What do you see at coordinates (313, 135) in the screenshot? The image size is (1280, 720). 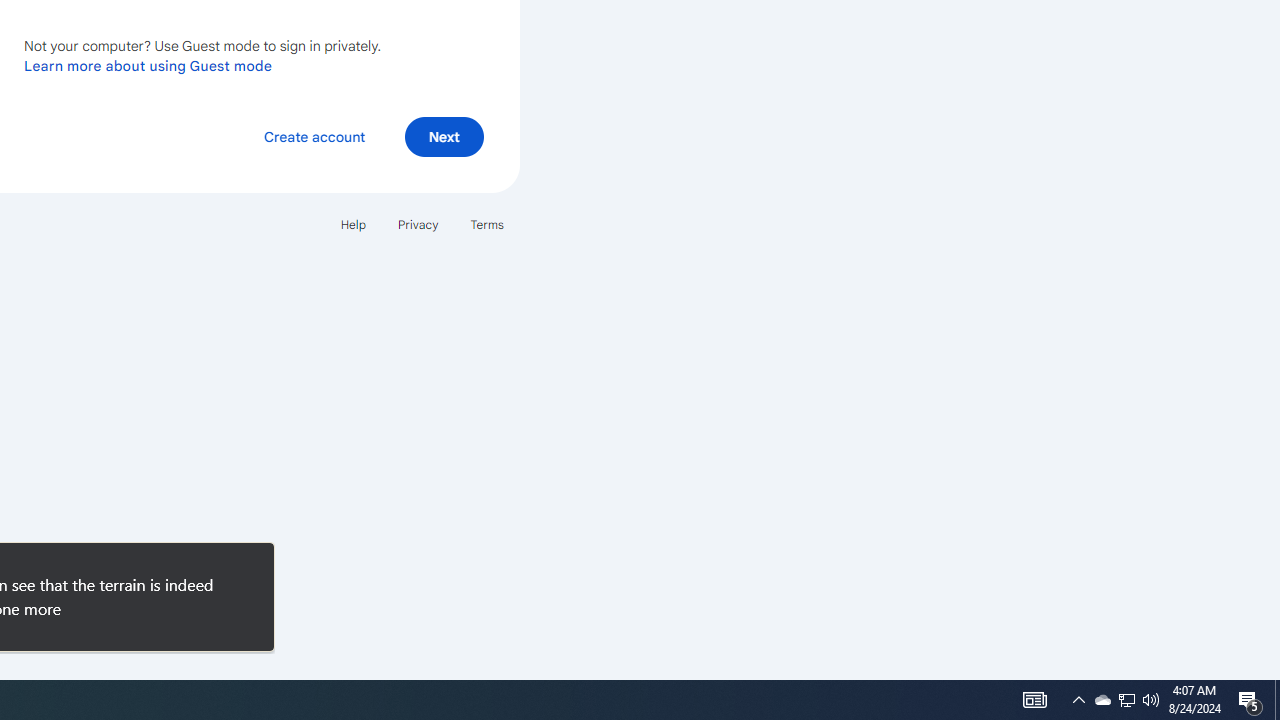 I see `'Create account'` at bounding box center [313, 135].